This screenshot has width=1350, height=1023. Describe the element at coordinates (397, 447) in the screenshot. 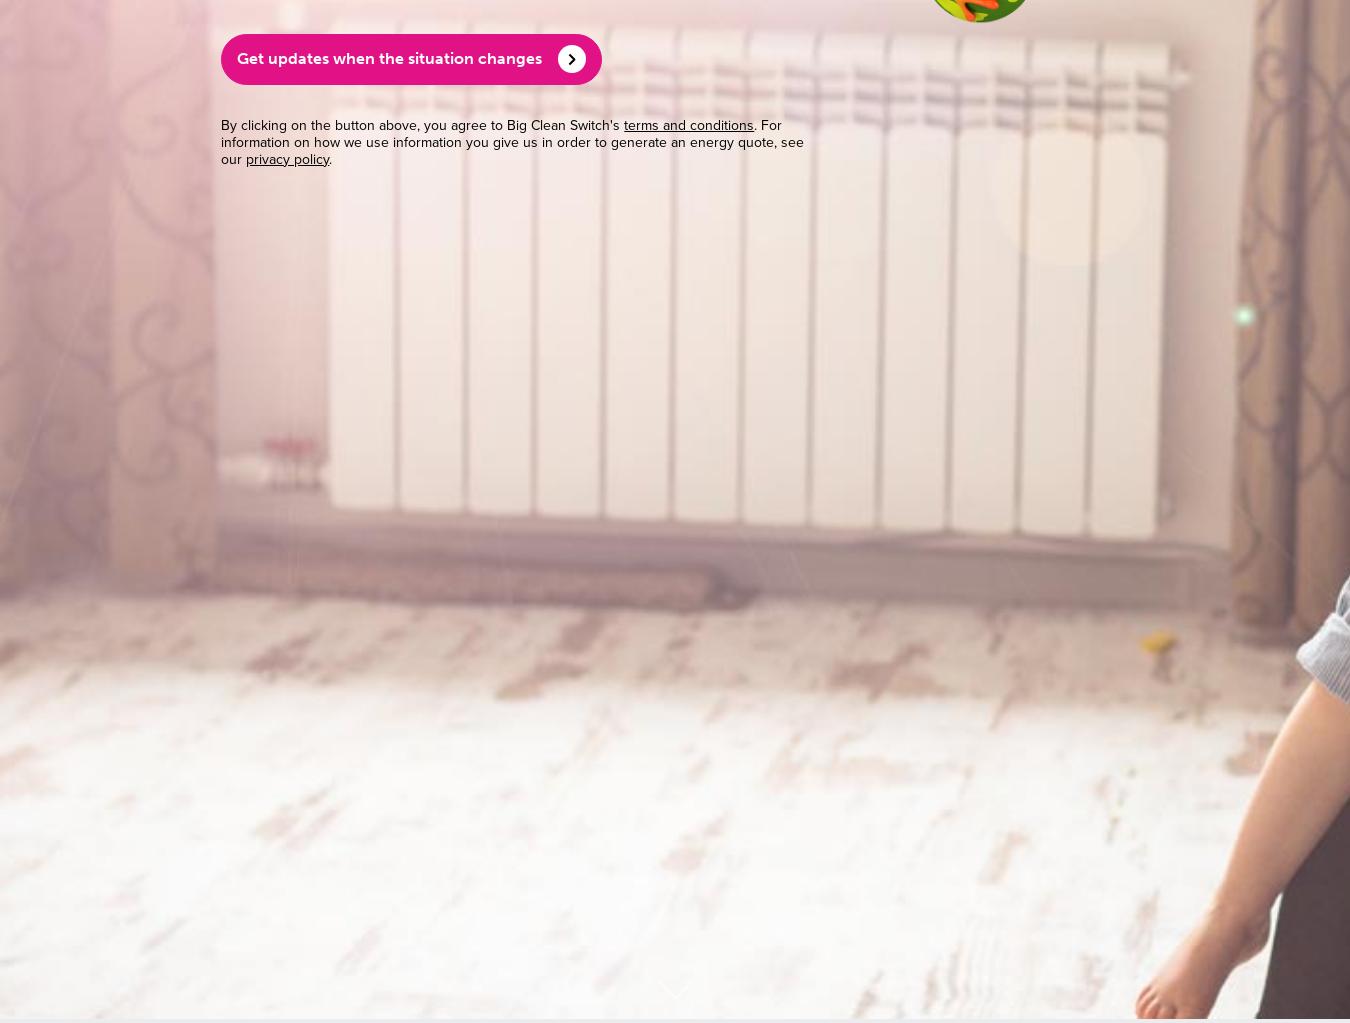

I see `'in 2020 and a five star rating on Trustpilot.'` at that location.